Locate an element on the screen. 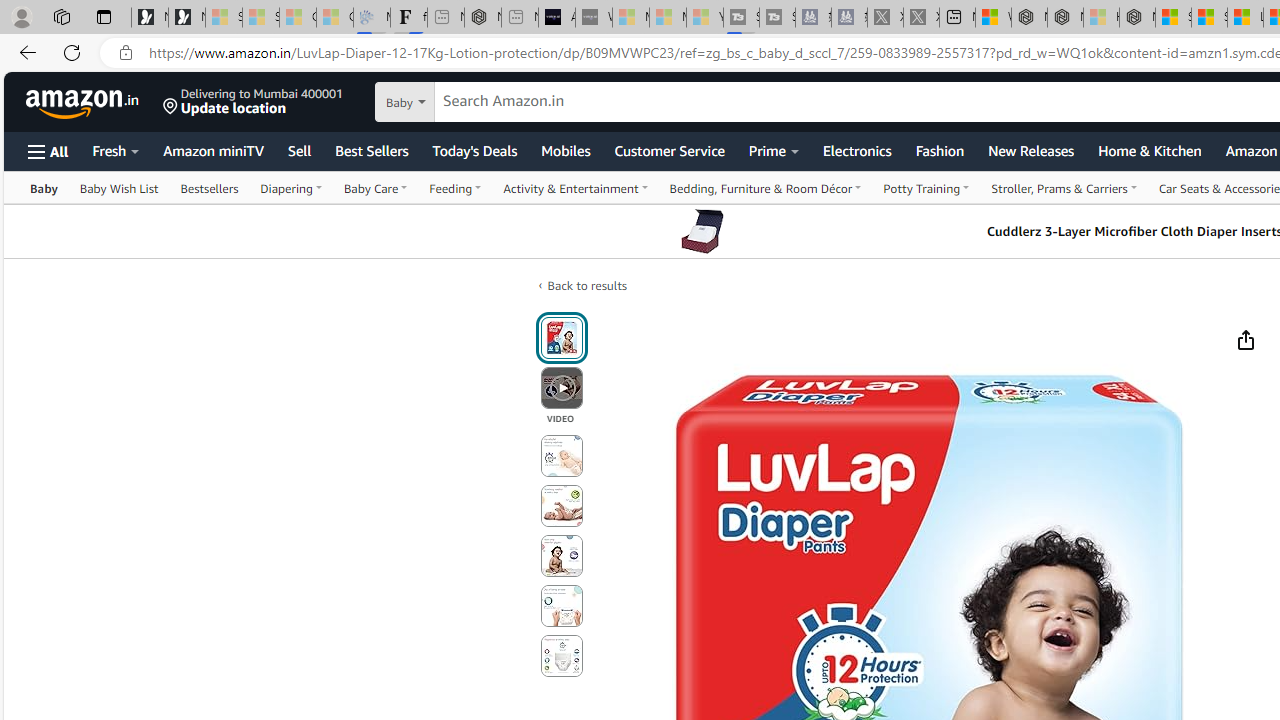 This screenshot has height=720, width=1280. 'What' is located at coordinates (592, 17).